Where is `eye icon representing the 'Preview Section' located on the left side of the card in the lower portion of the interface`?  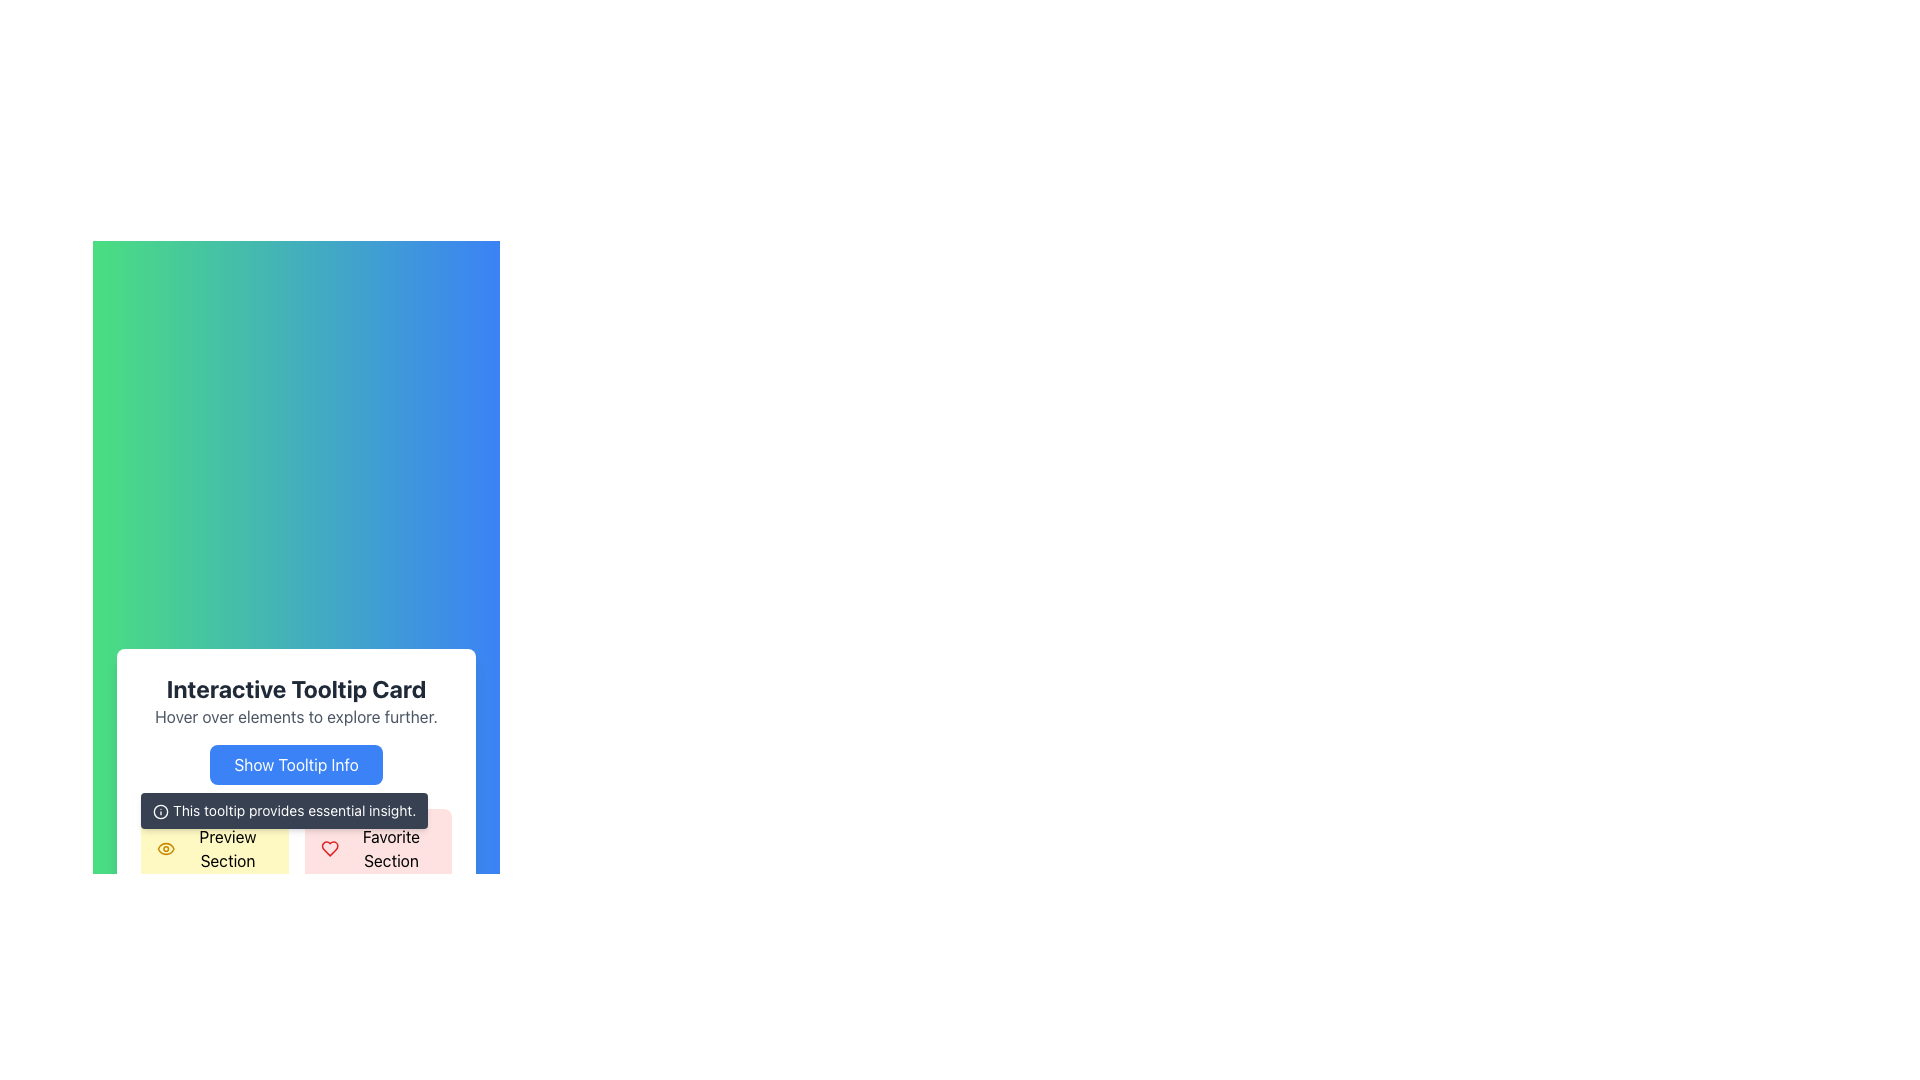
eye icon representing the 'Preview Section' located on the left side of the card in the lower portion of the interface is located at coordinates (166, 848).